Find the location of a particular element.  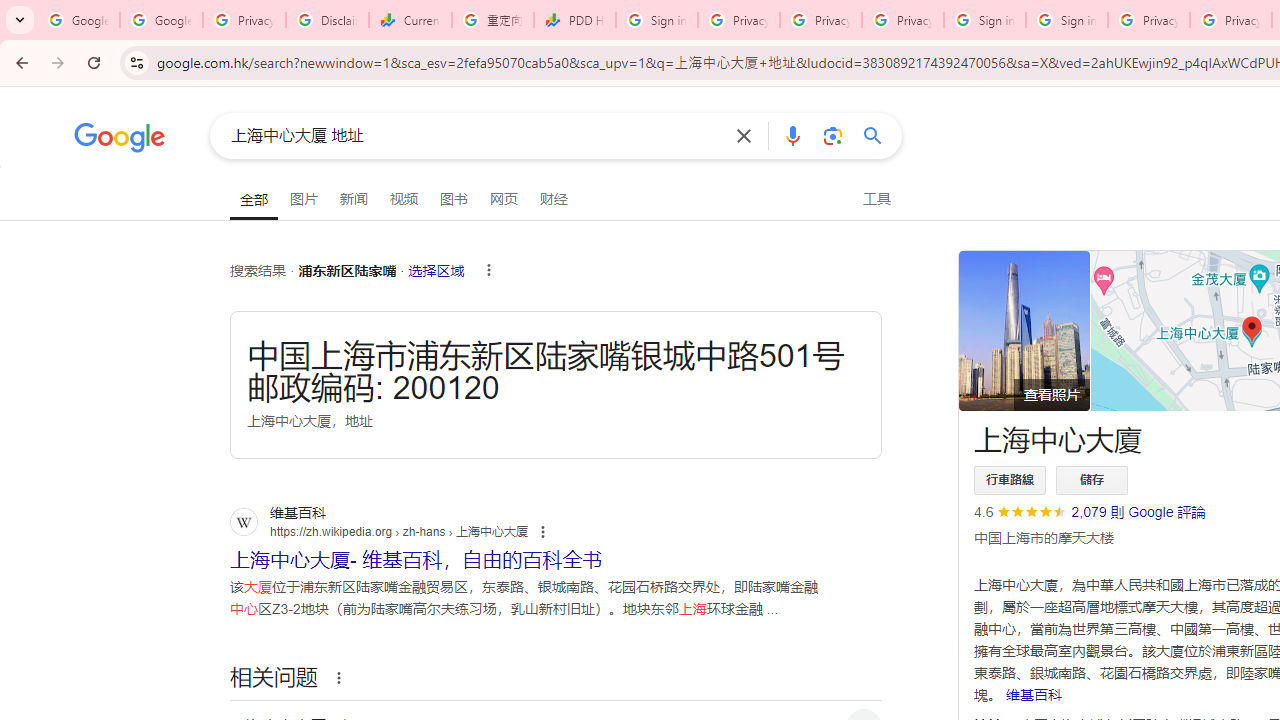

'Sign in - Google Accounts' is located at coordinates (1066, 20).